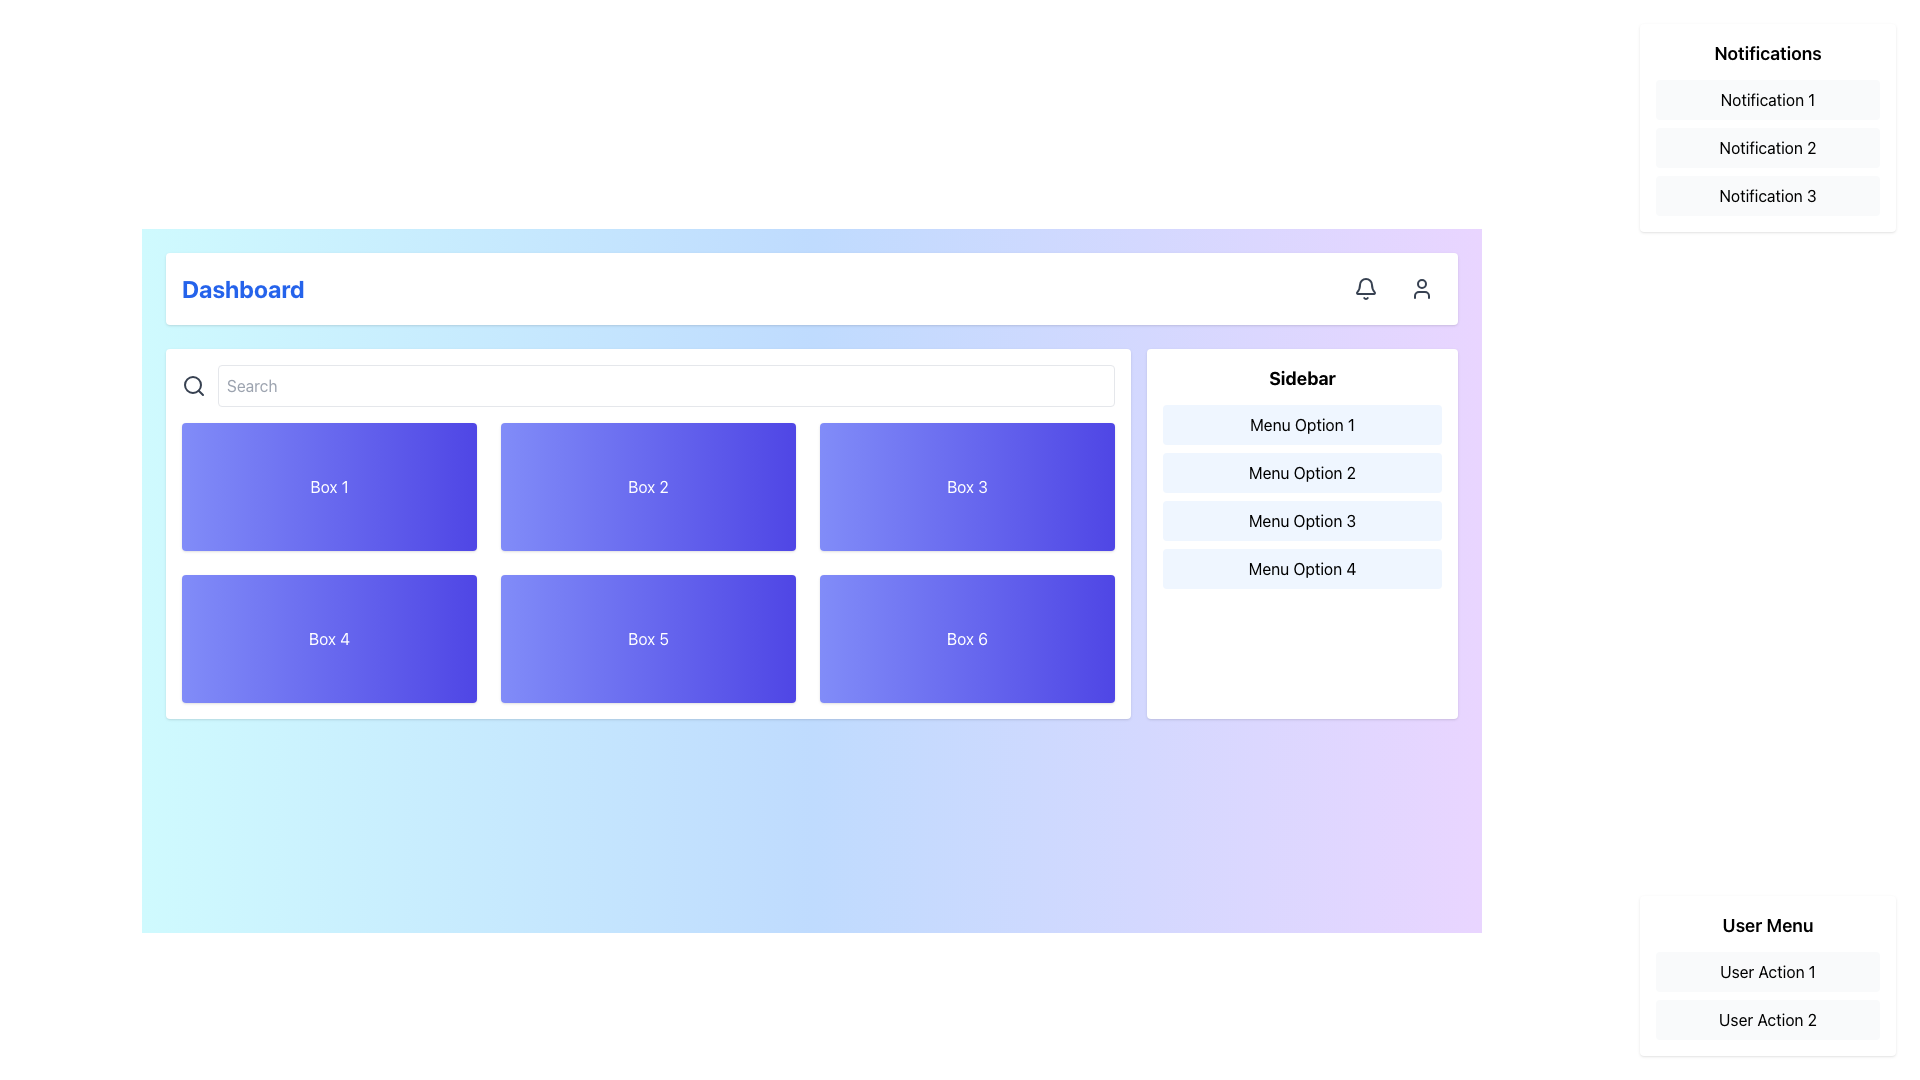  Describe the element at coordinates (1767, 974) in the screenshot. I see `the action buttons in the User Menu located at the bottom-right corner of the interface layout` at that location.